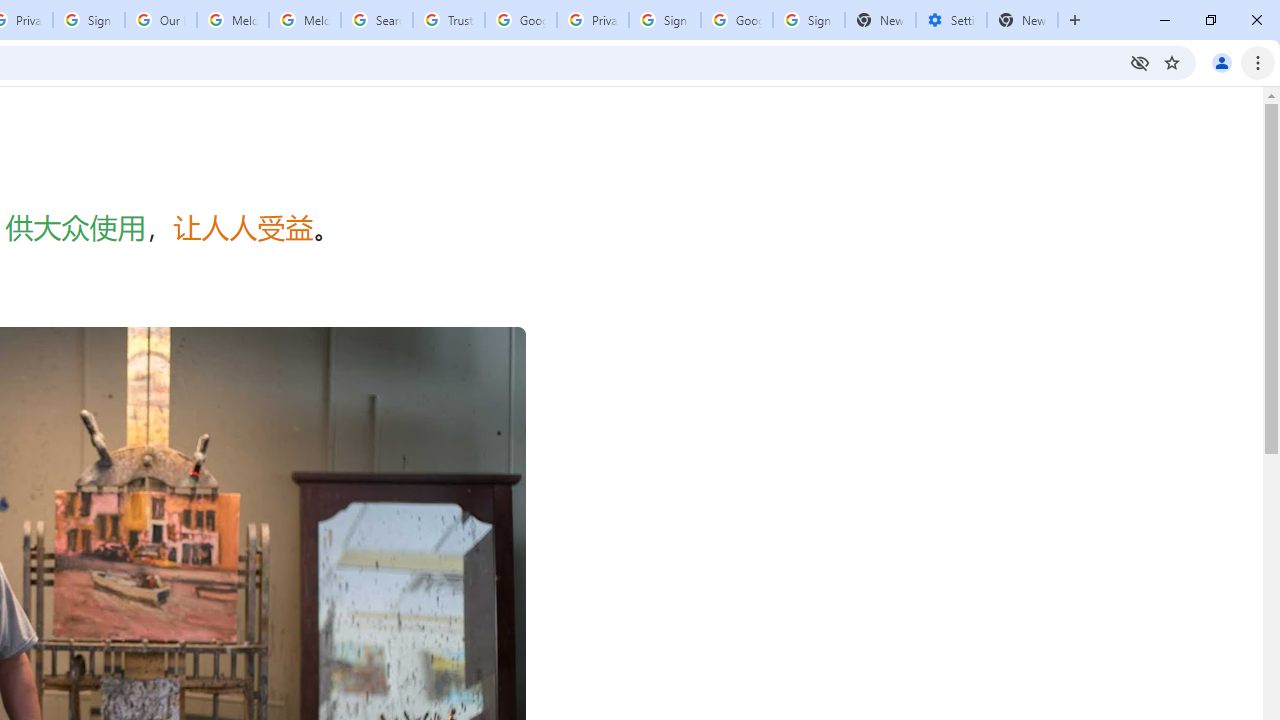 The height and width of the screenshot is (720, 1280). I want to click on 'Trusted Information and Content - Google Safety Center', so click(448, 20).